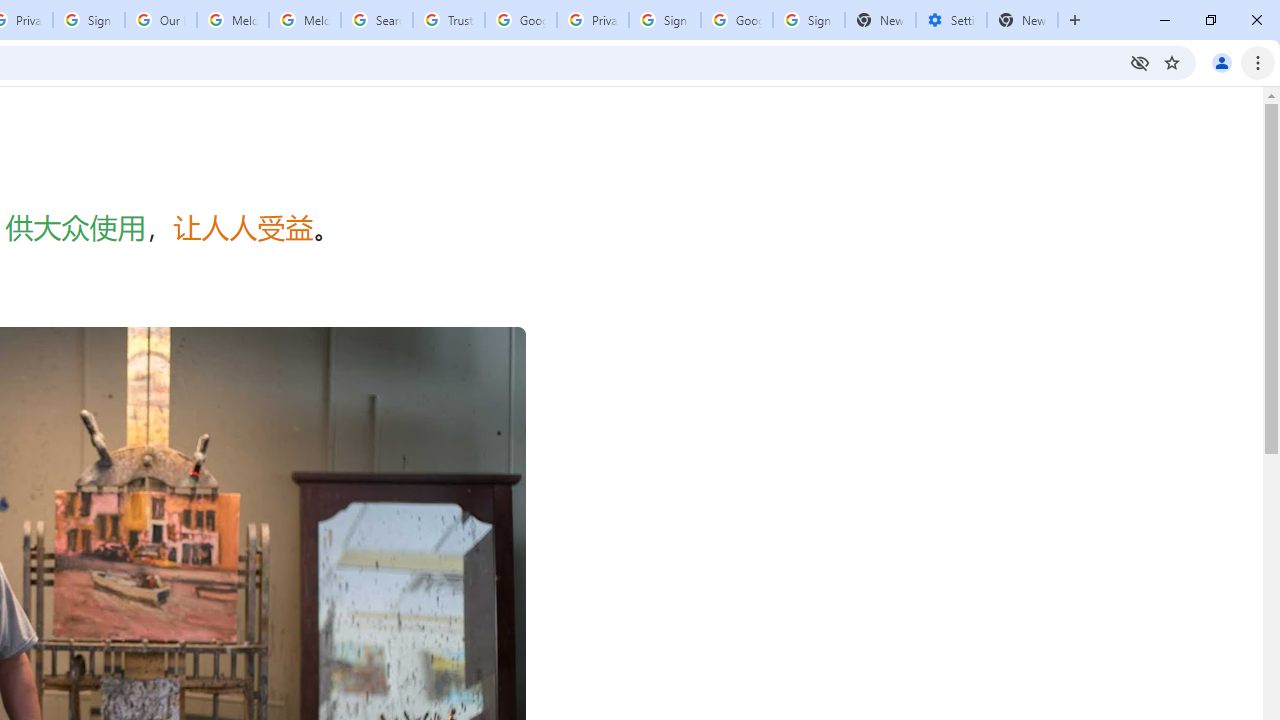 The height and width of the screenshot is (720, 1280). I want to click on 'Trusted Information and Content - Google Safety Center', so click(448, 20).